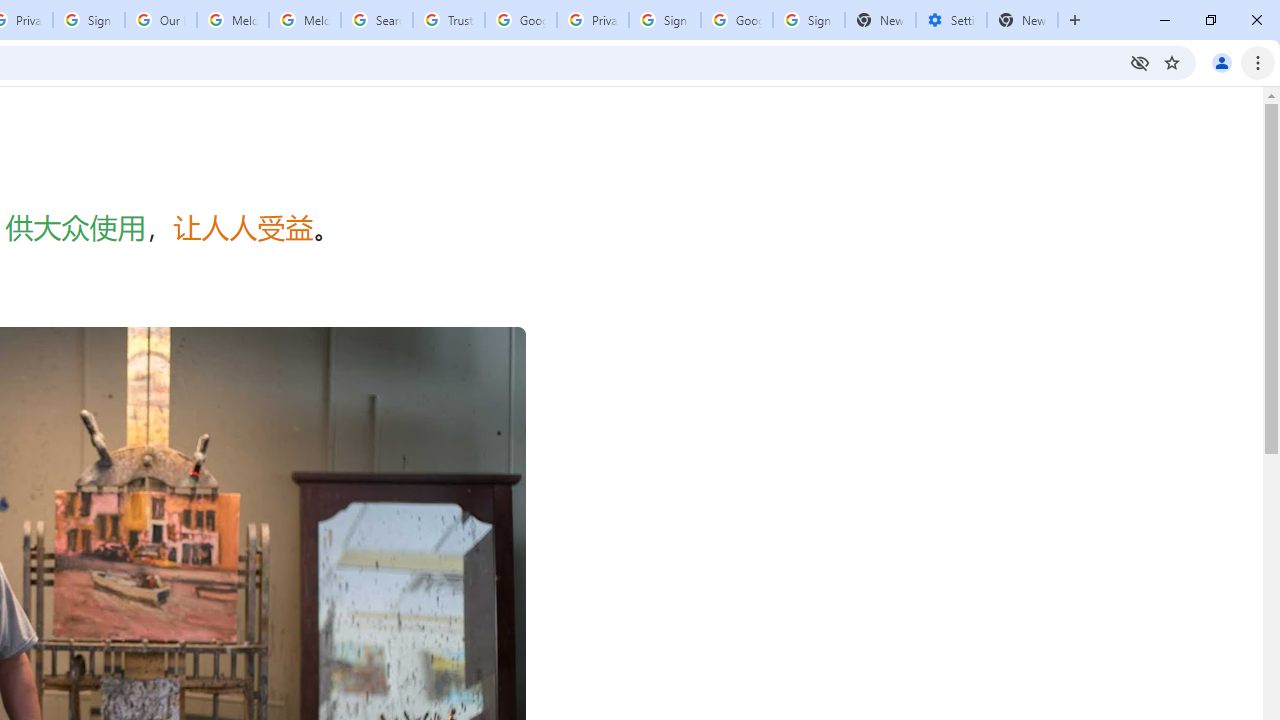 The height and width of the screenshot is (720, 1280). I want to click on 'Trusted Information and Content - Google Safety Center', so click(448, 20).